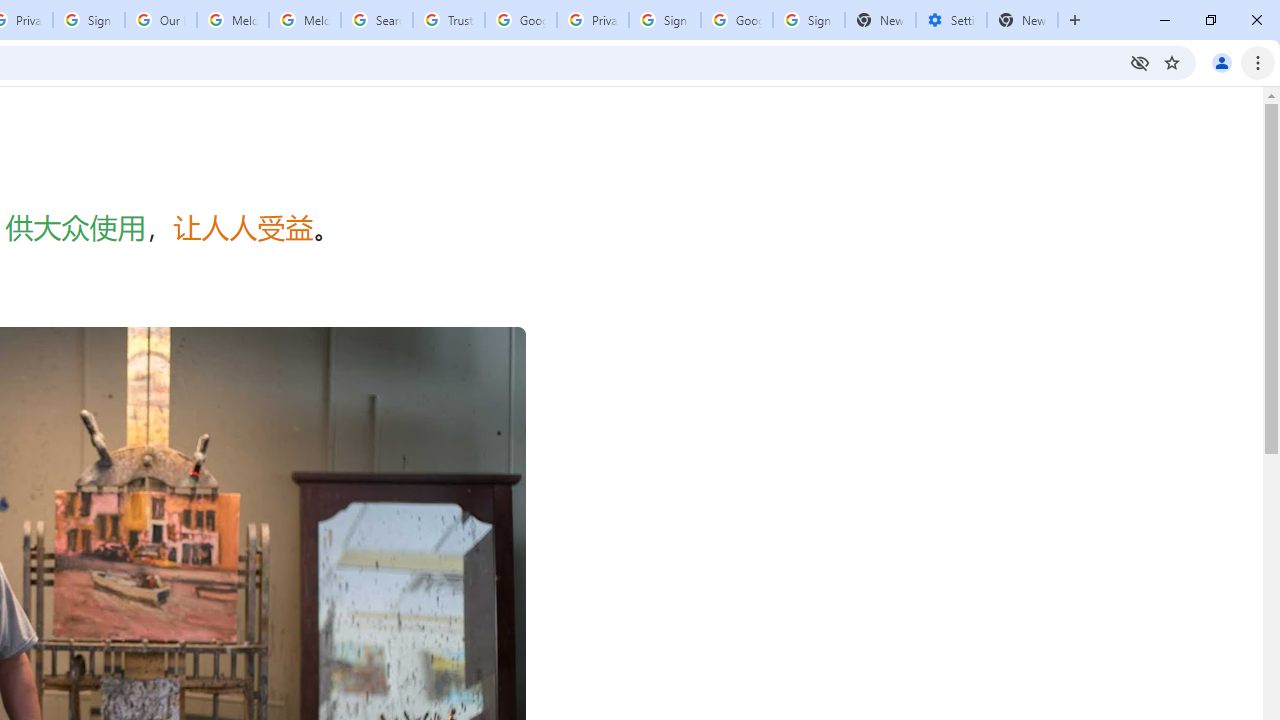 The height and width of the screenshot is (720, 1280). I want to click on 'Trusted Information and Content - Google Safety Center', so click(448, 20).